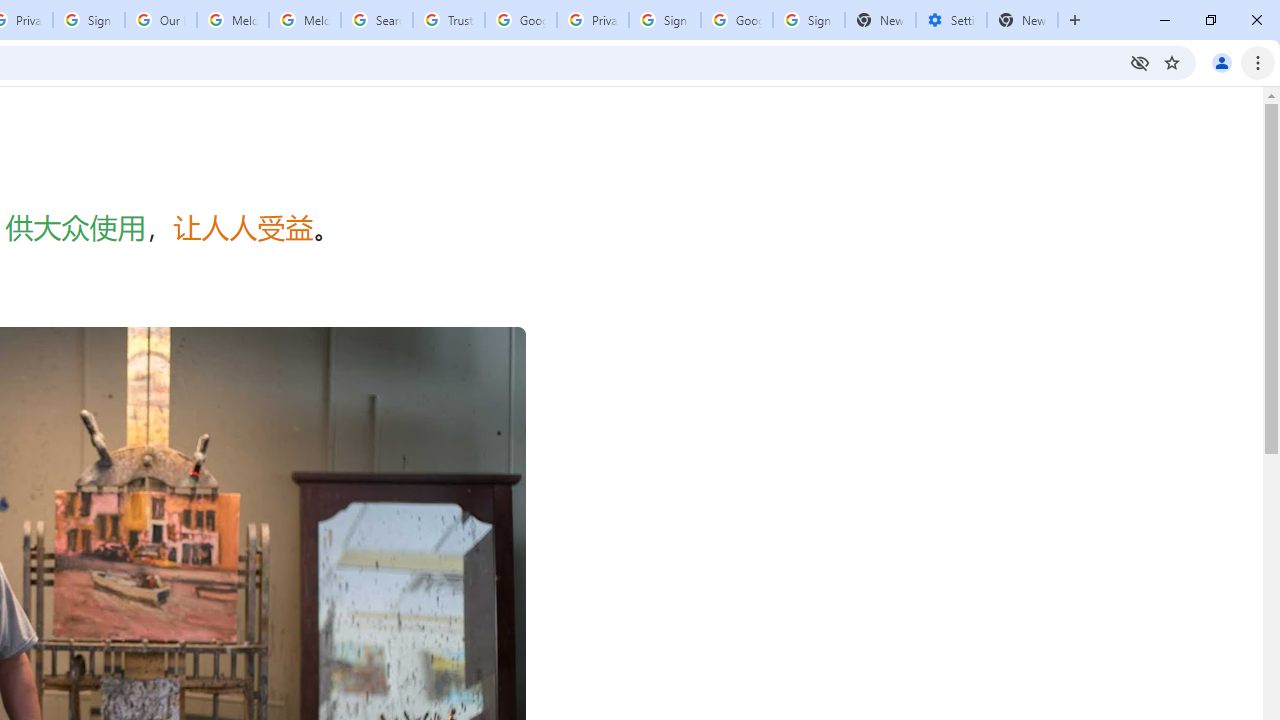 The height and width of the screenshot is (720, 1280). I want to click on 'Trusted Information and Content - Google Safety Center', so click(448, 20).